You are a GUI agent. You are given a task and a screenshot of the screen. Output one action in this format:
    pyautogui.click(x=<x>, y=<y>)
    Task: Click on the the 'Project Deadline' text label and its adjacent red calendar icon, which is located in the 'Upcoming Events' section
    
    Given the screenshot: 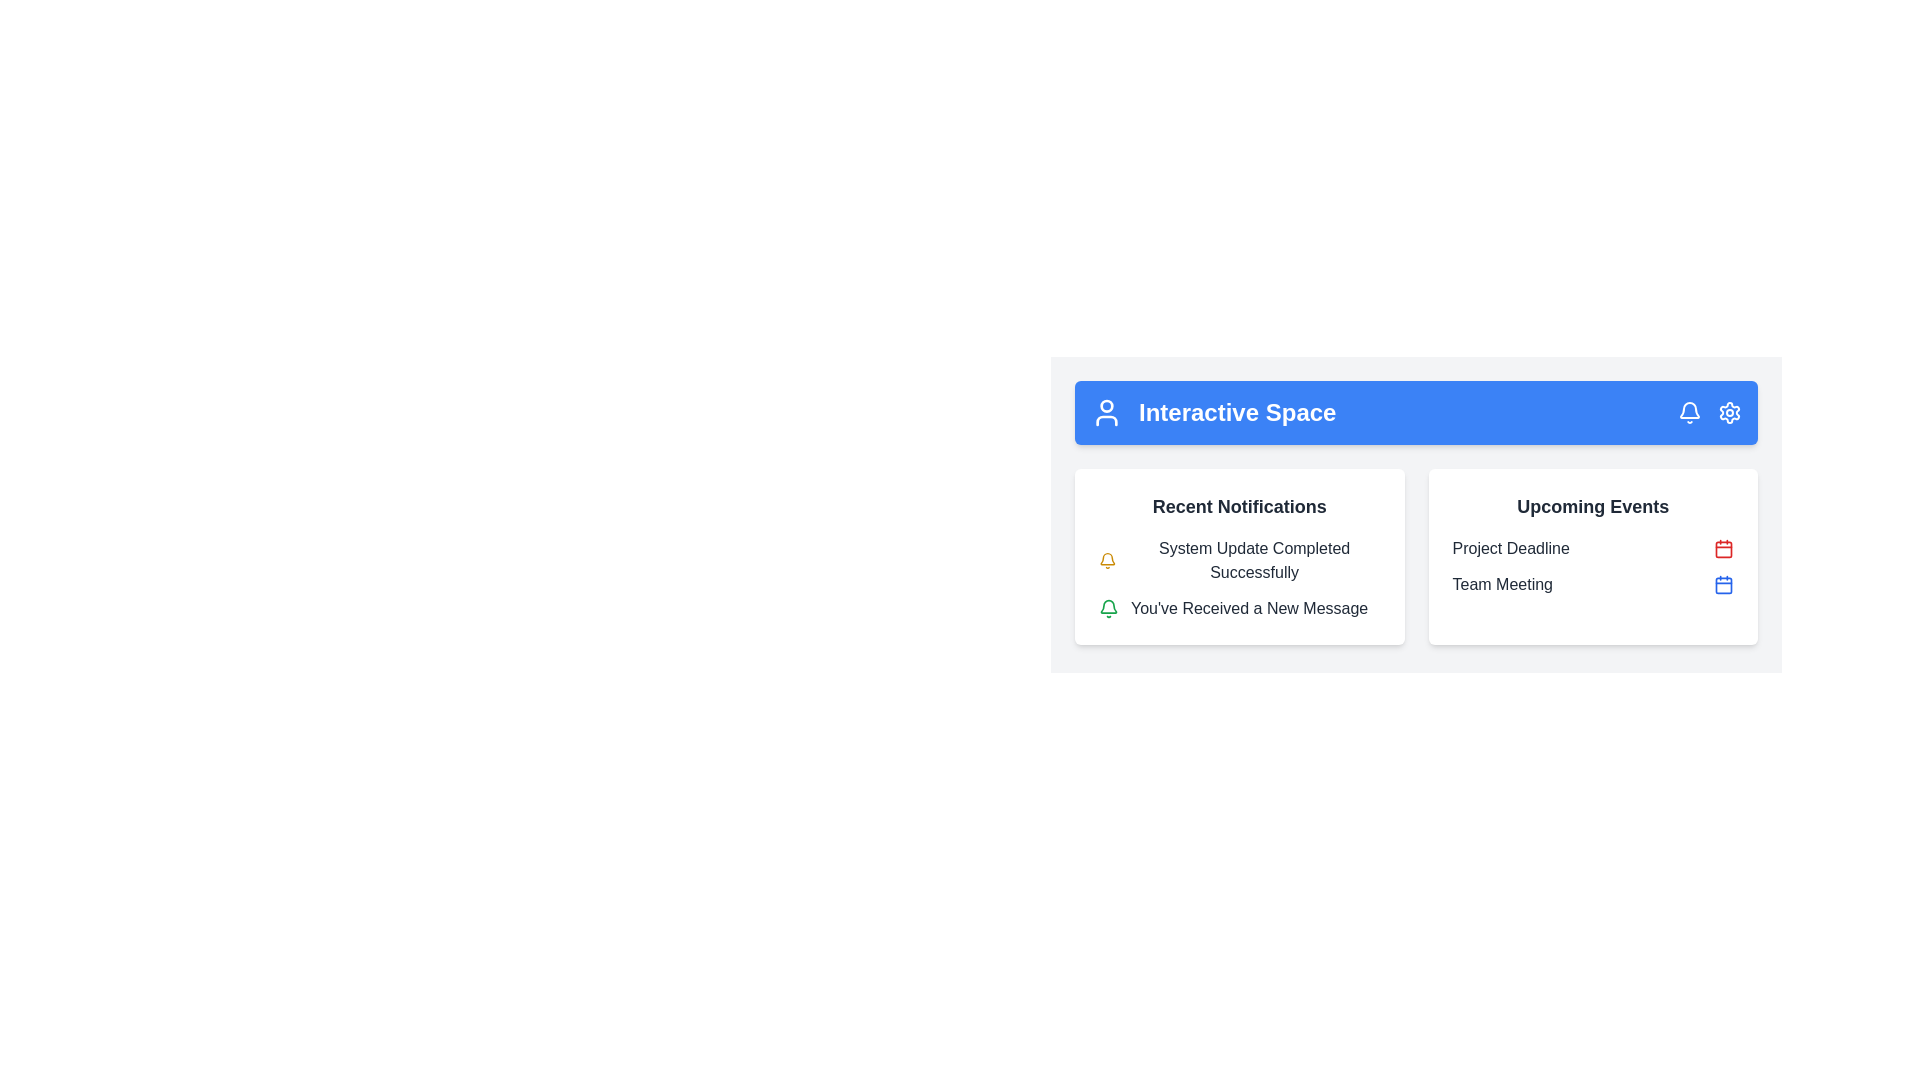 What is the action you would take?
    pyautogui.click(x=1592, y=548)
    